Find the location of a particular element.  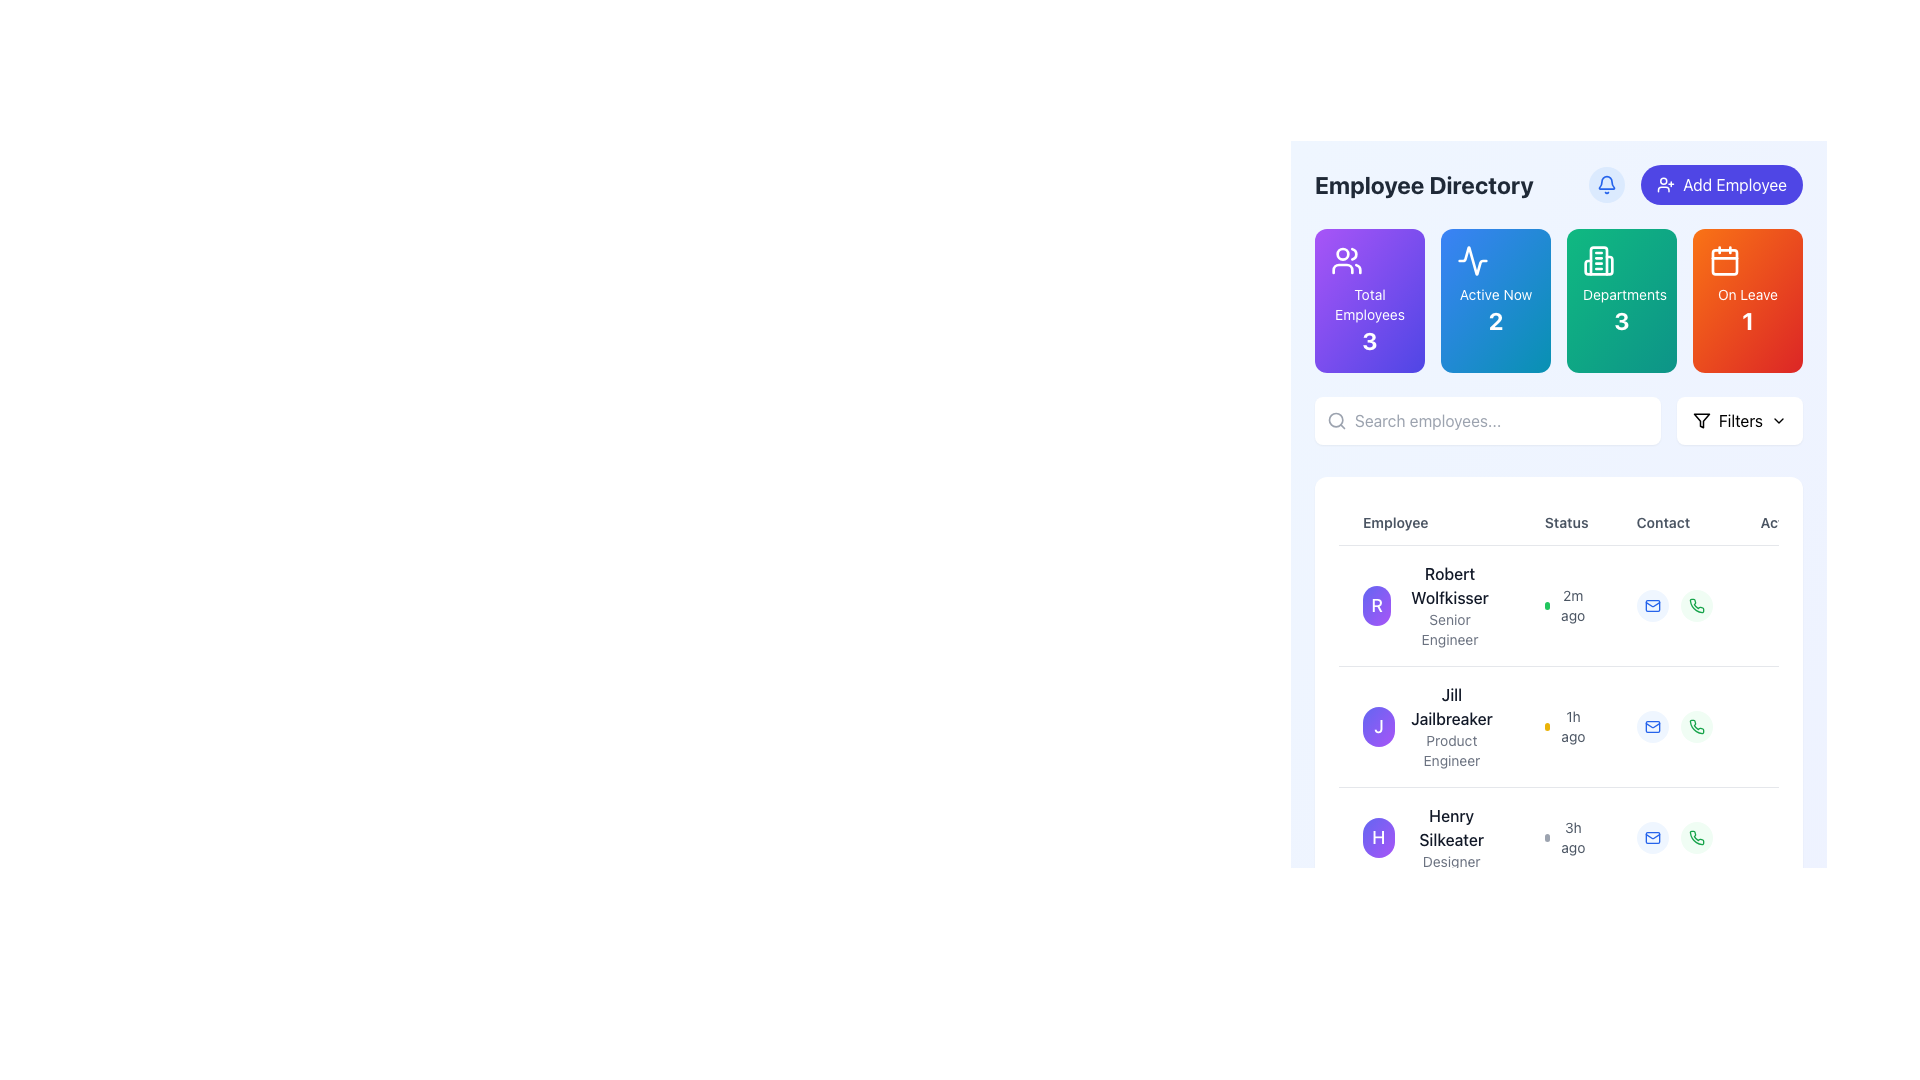

the label indicating 'Total Employees' located in the first card of the dashboard interface, positioned above the number '3' and below the user icon is located at coordinates (1368, 304).